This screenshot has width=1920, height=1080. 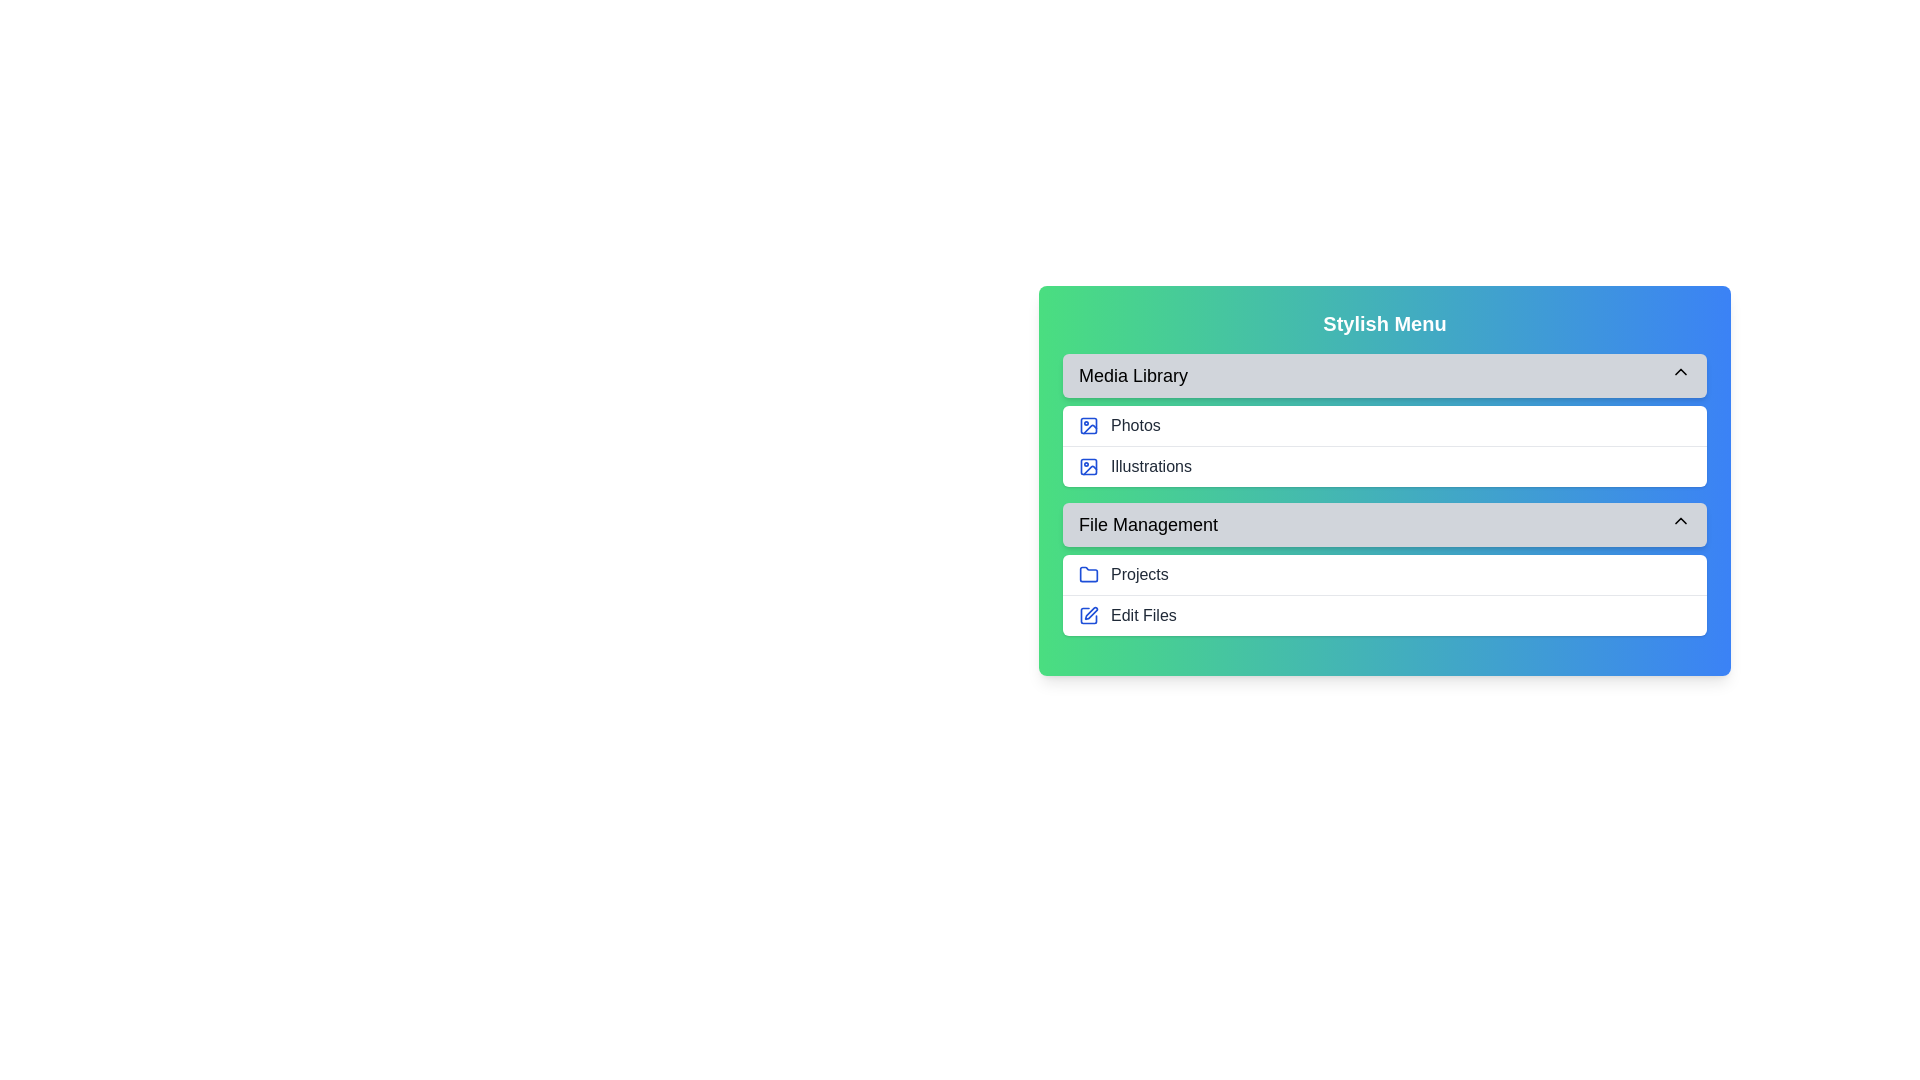 What do you see at coordinates (1139, 574) in the screenshot?
I see `the 'Projects' menu item with a folder icon` at bounding box center [1139, 574].